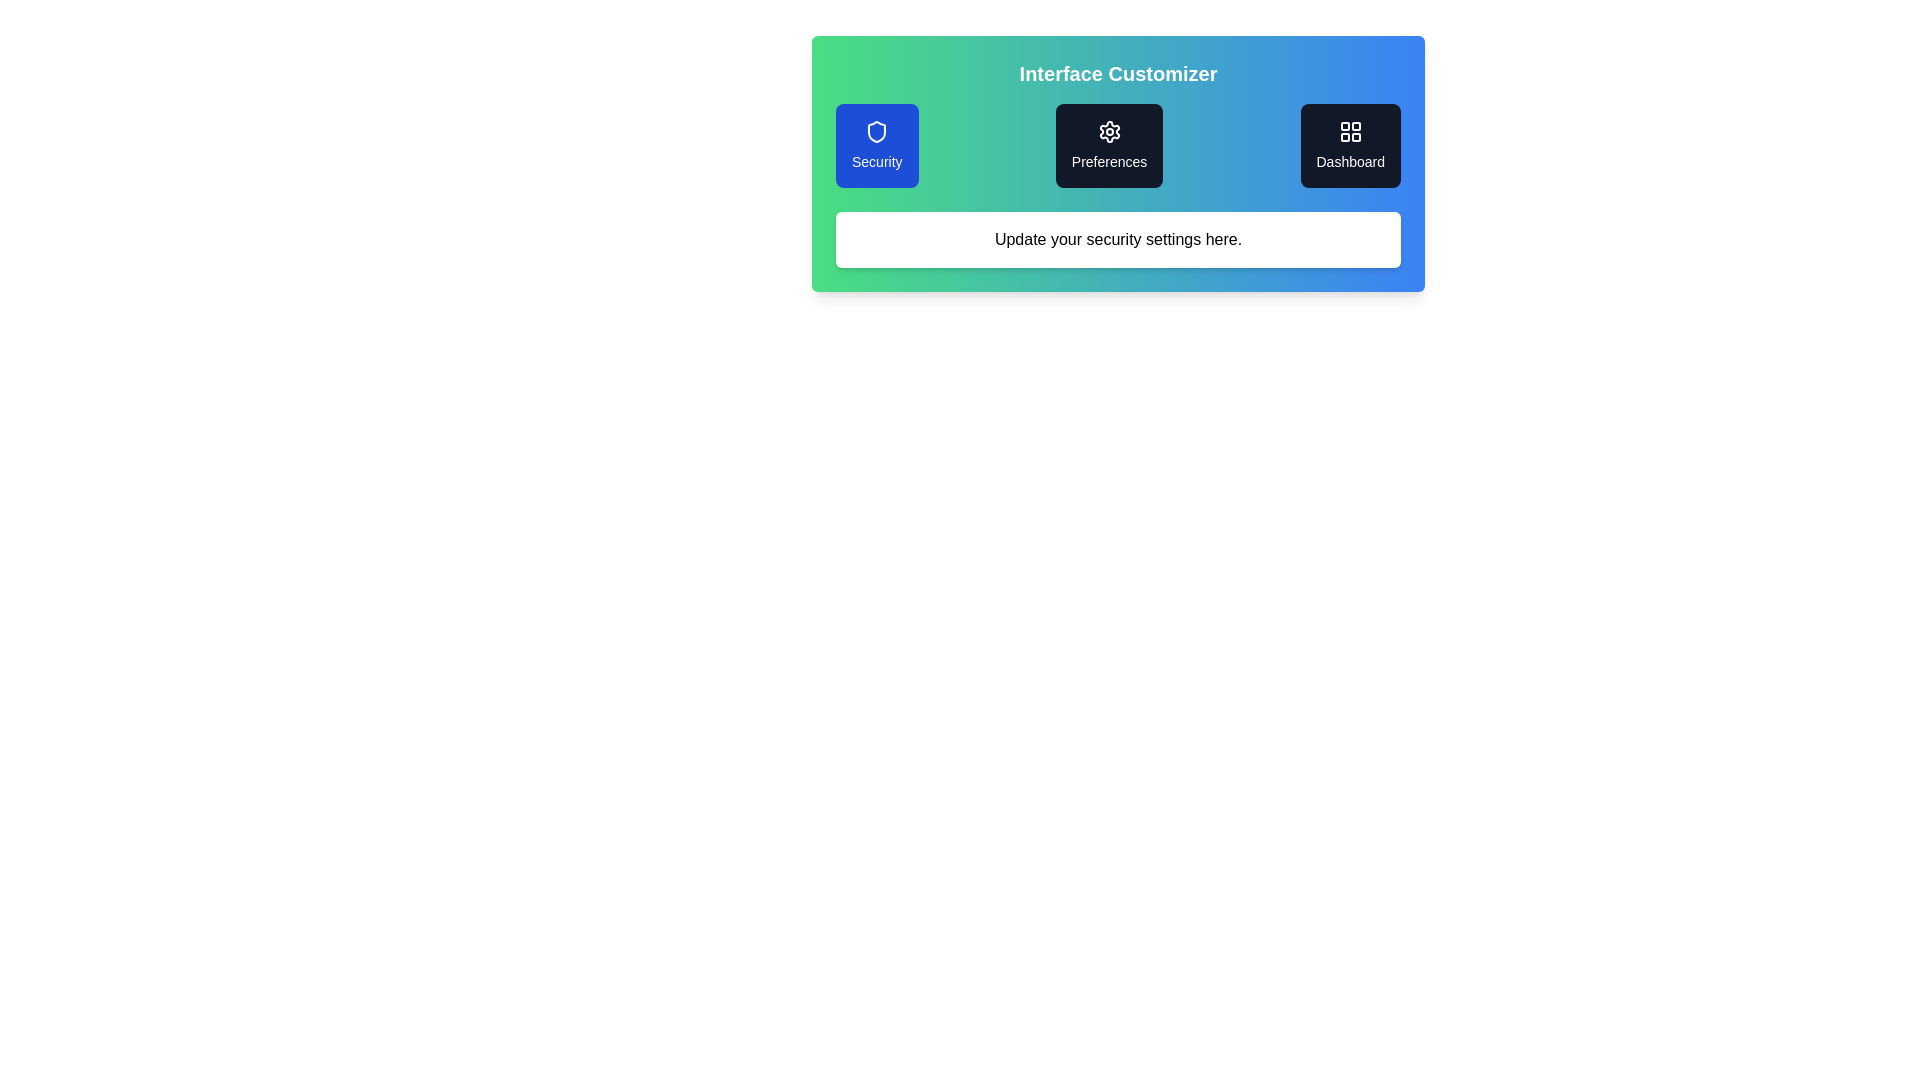 This screenshot has height=1080, width=1920. What do you see at coordinates (1108, 145) in the screenshot?
I see `the 'Preferences' button, which is a rectangular button with a rounded corner design, dark background, white settings icon at the top, and 'Preferences' label in white text at the bottom, positioned centrally between the 'Security' and 'Dashboard' buttons` at bounding box center [1108, 145].